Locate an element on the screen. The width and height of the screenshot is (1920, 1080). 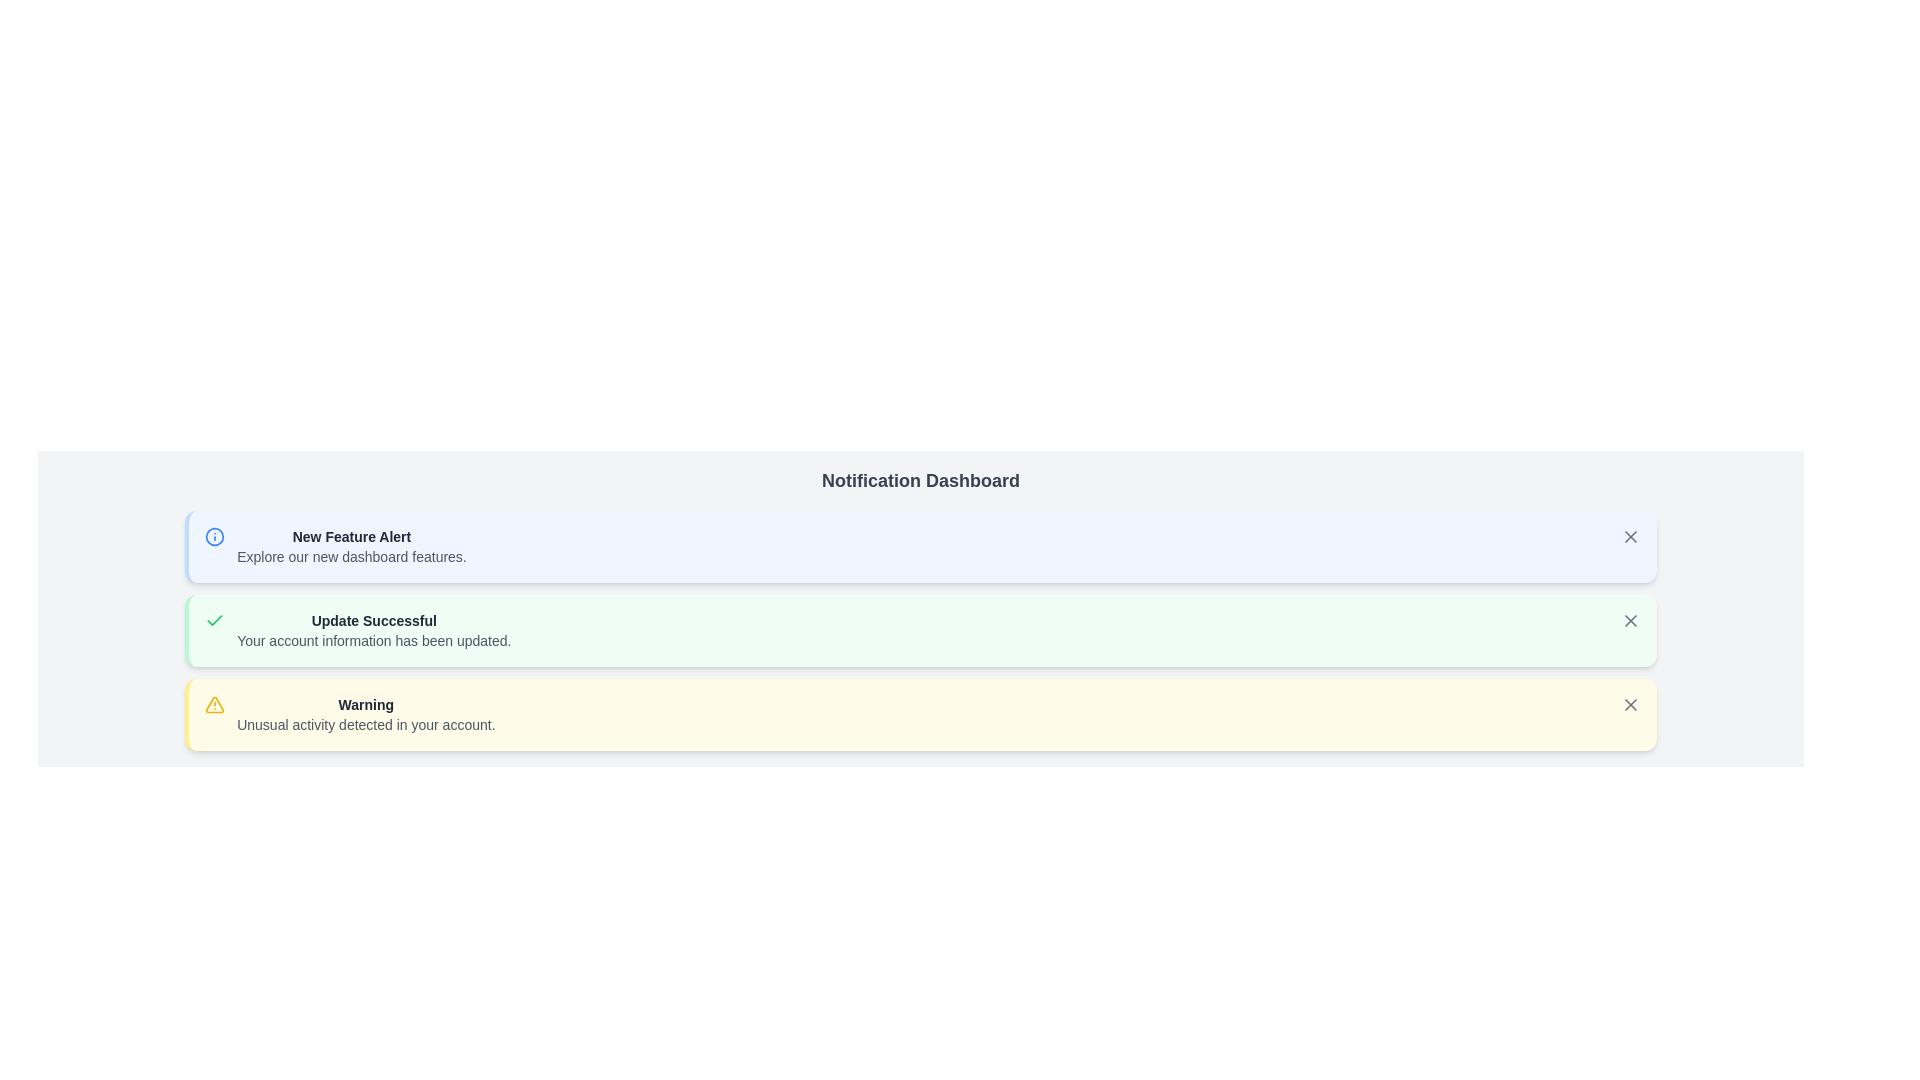
the close button of the notification to dismiss it is located at coordinates (1630, 535).